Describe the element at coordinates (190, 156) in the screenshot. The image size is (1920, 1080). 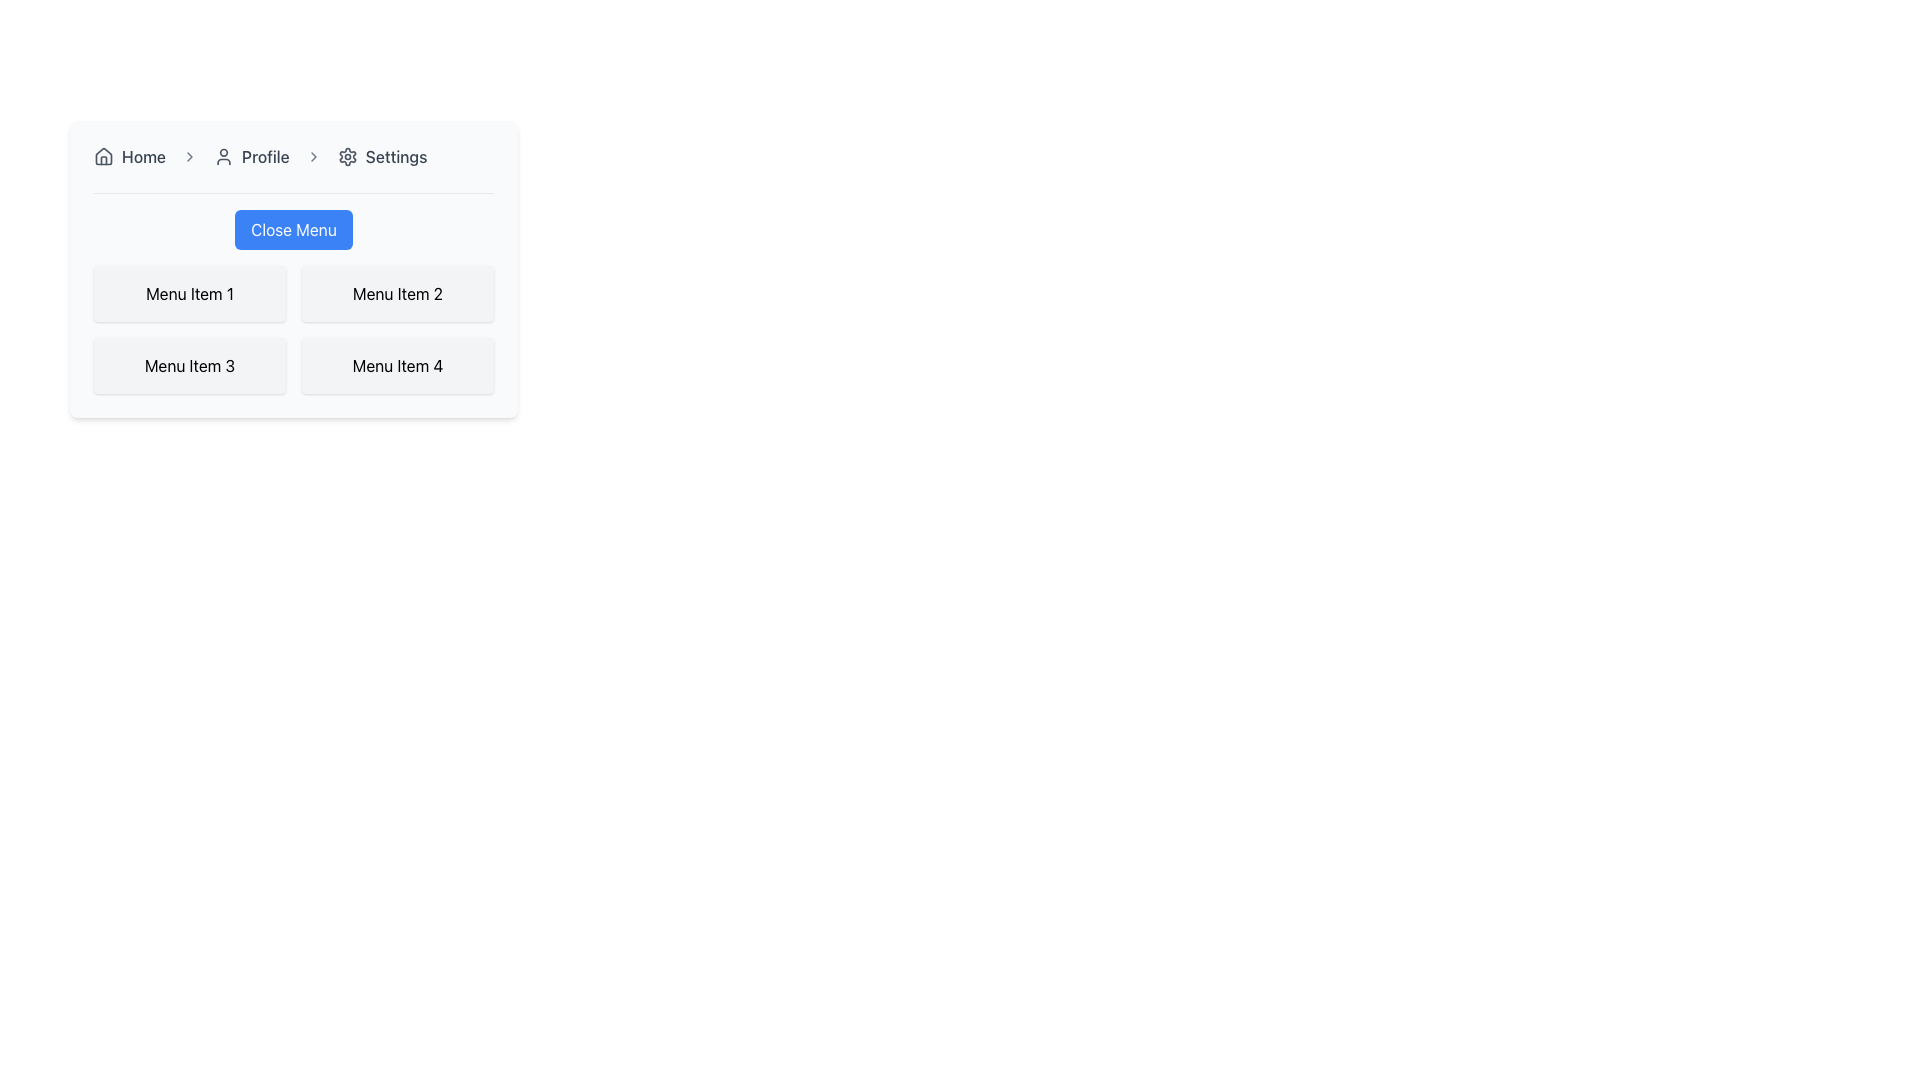
I see `the right-facing arrow icon in the breadcrumb navigation bar that separates 'Home' and 'Profile' segments` at that location.